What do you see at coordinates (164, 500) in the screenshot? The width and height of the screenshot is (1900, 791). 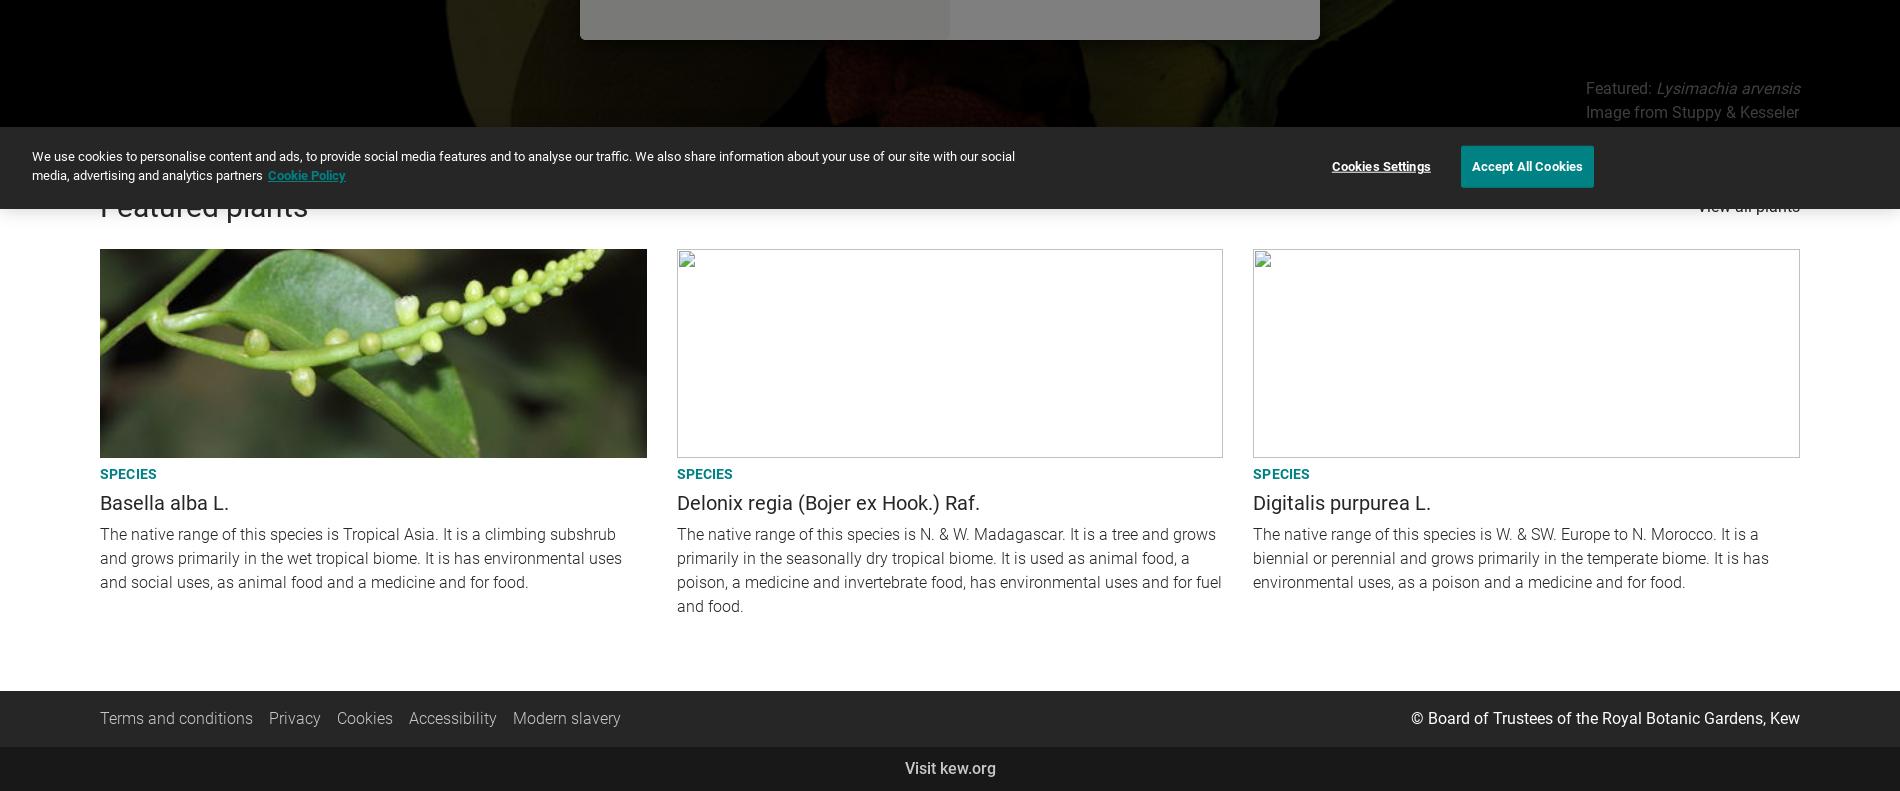 I see `'Basella alba L.'` at bounding box center [164, 500].